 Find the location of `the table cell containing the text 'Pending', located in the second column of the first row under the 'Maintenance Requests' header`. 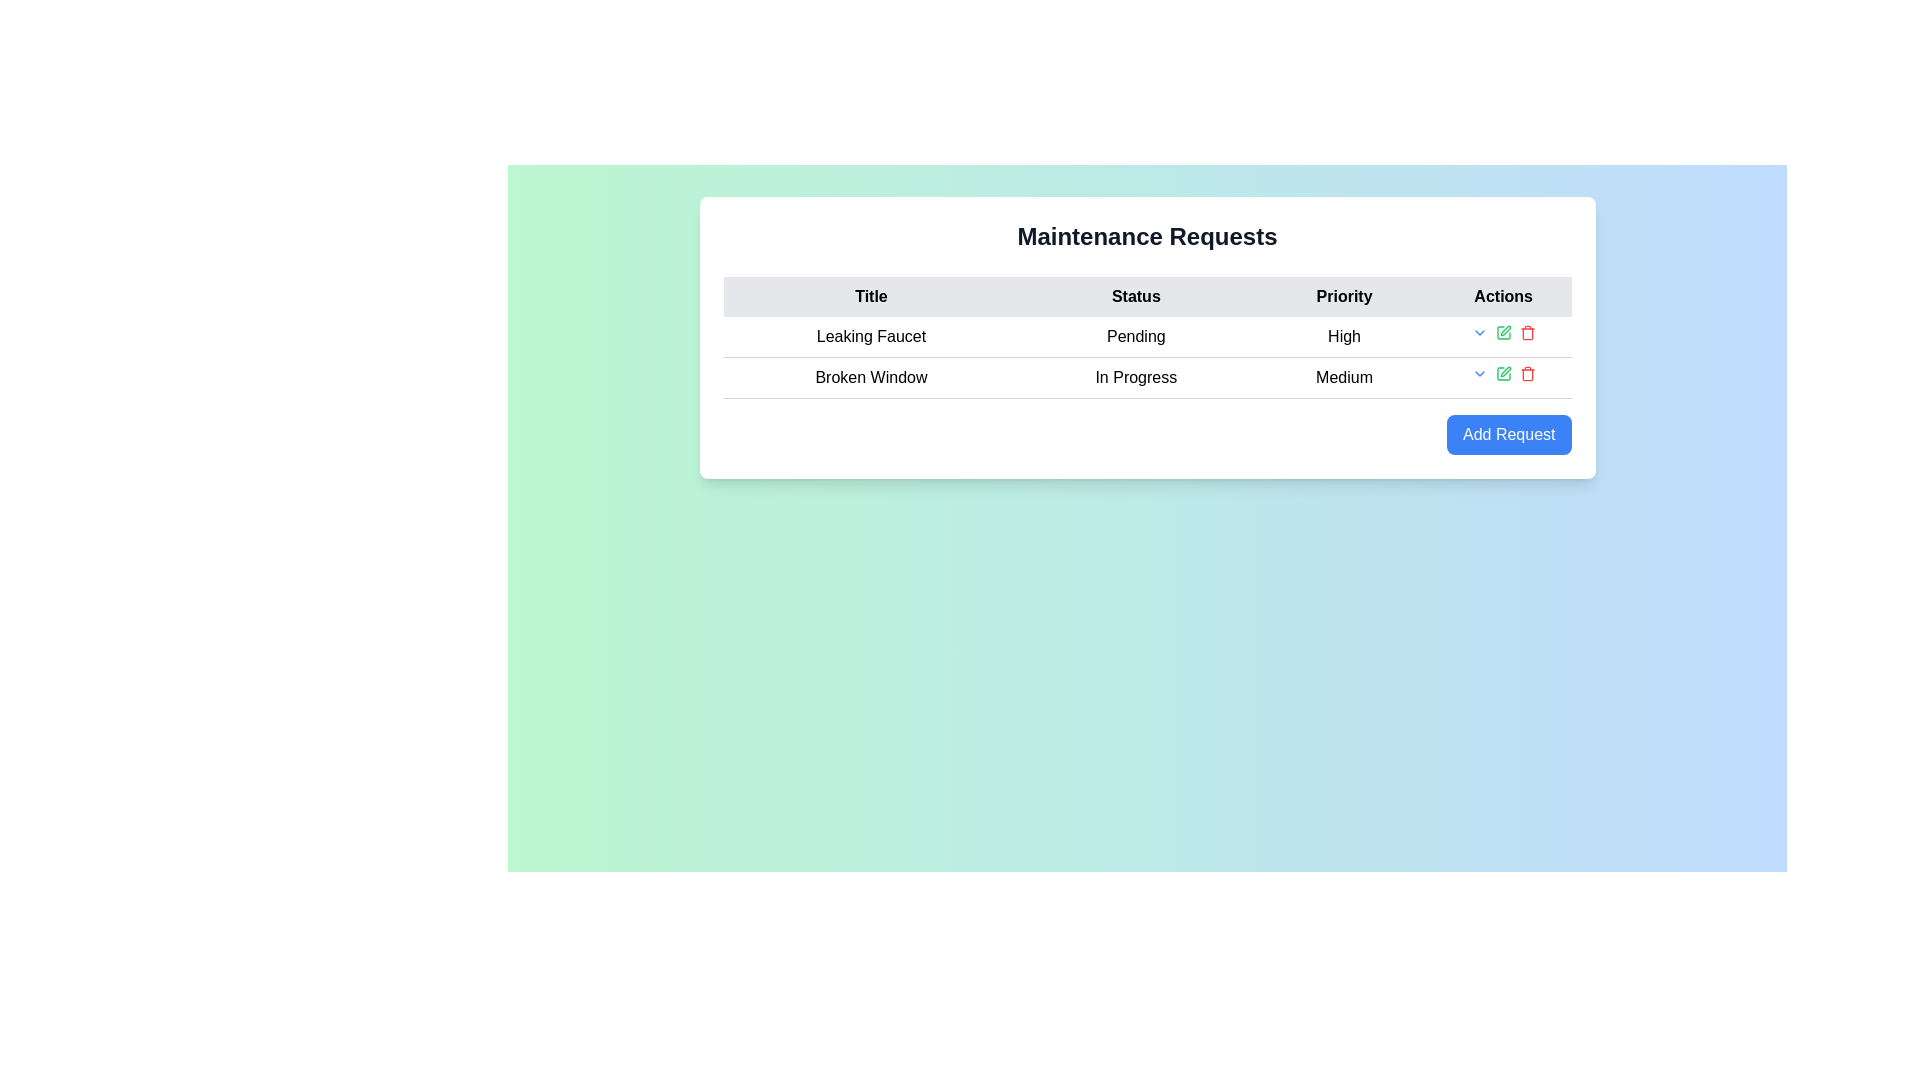

the table cell containing the text 'Pending', located in the second column of the first row under the 'Maintenance Requests' header is located at coordinates (1147, 336).